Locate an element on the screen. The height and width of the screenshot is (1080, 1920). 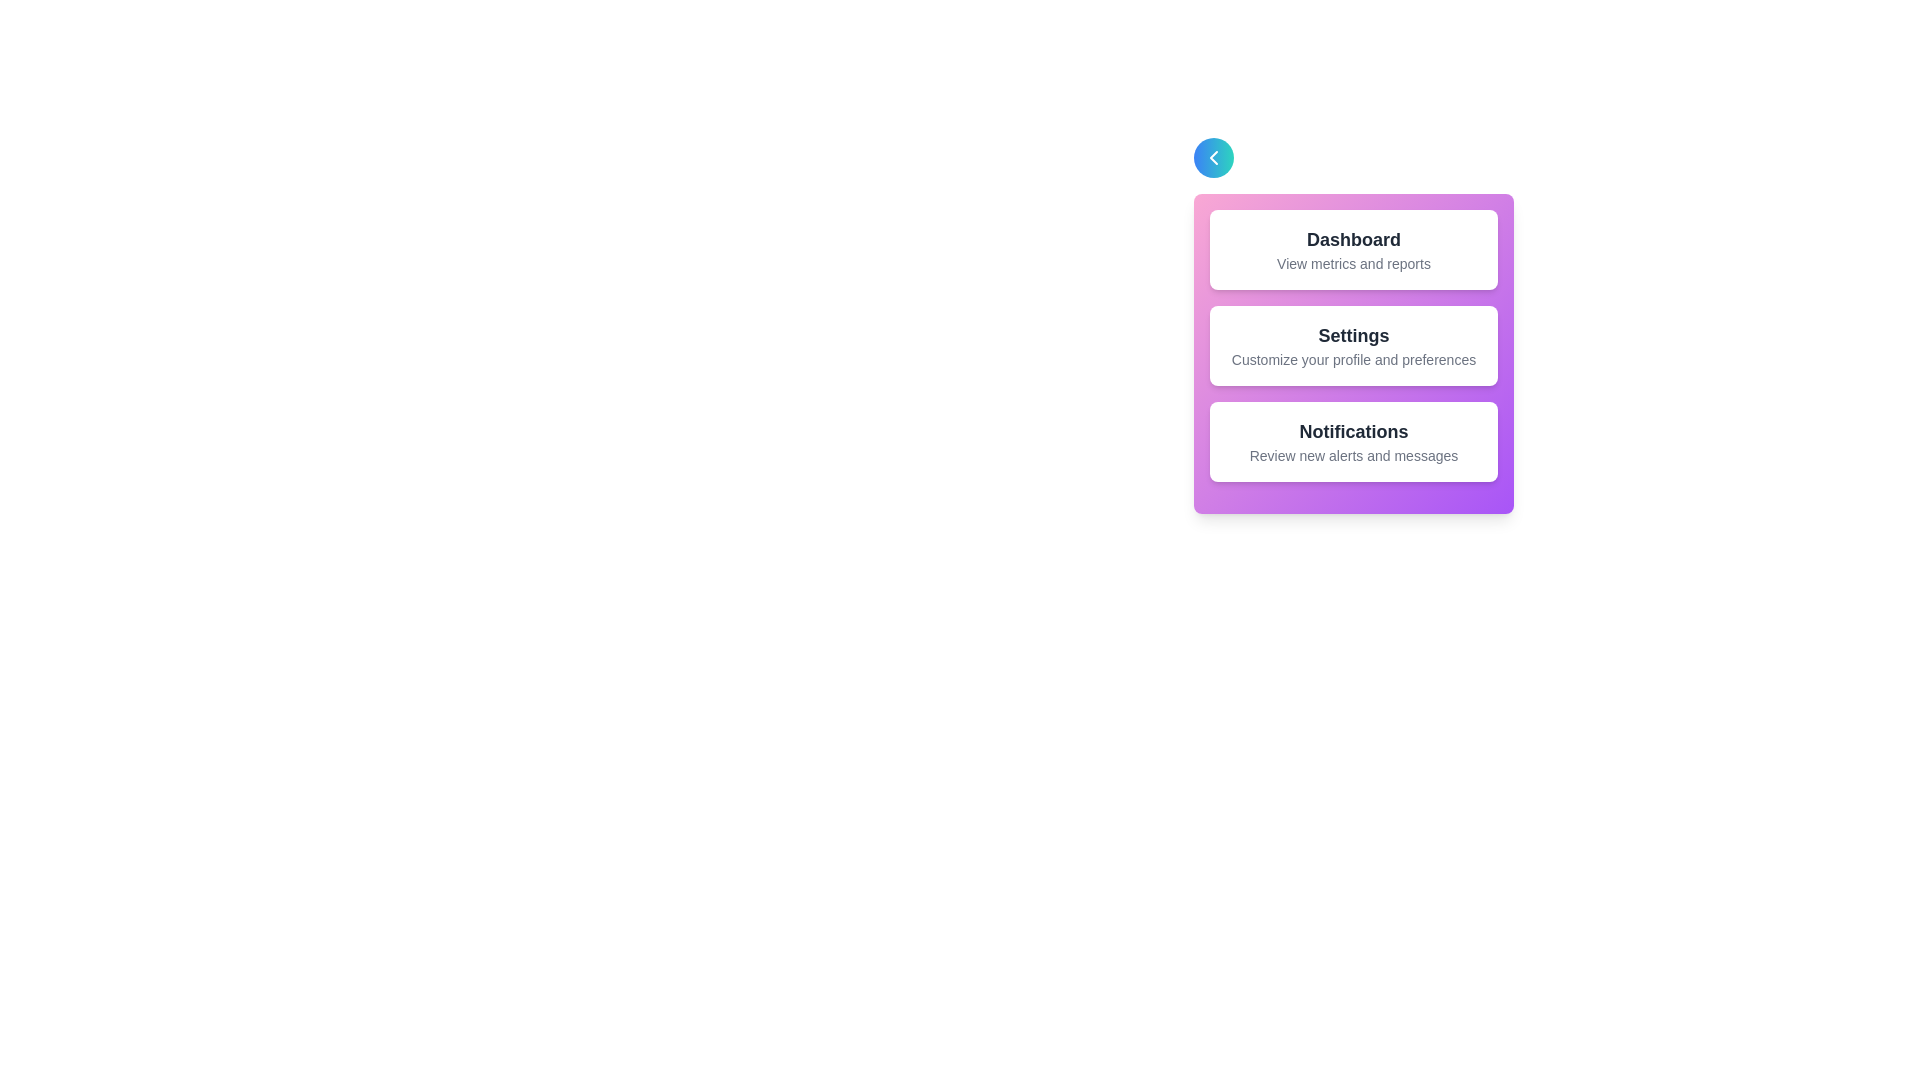
the section titled 'Settings' to observe its visual effect is located at coordinates (1353, 345).